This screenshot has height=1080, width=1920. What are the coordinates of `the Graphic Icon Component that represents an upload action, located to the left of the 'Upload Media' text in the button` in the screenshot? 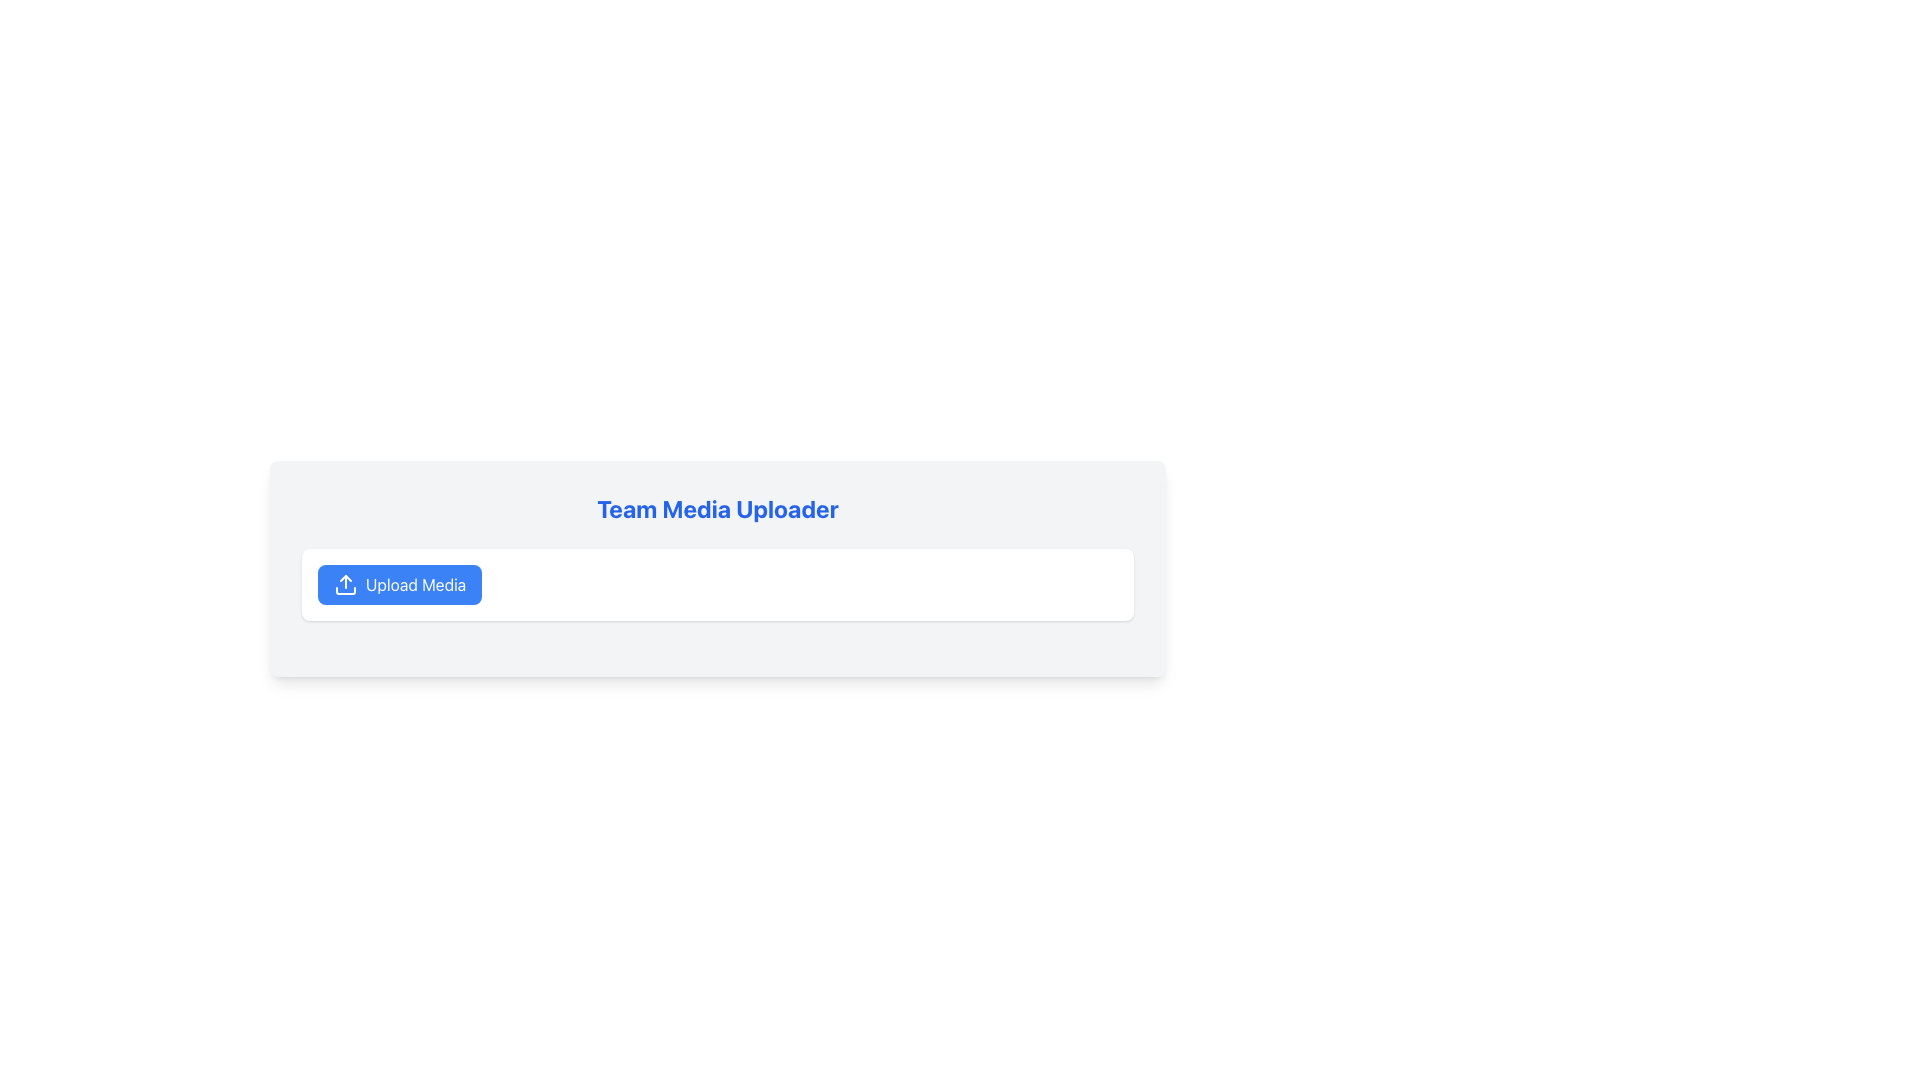 It's located at (345, 589).